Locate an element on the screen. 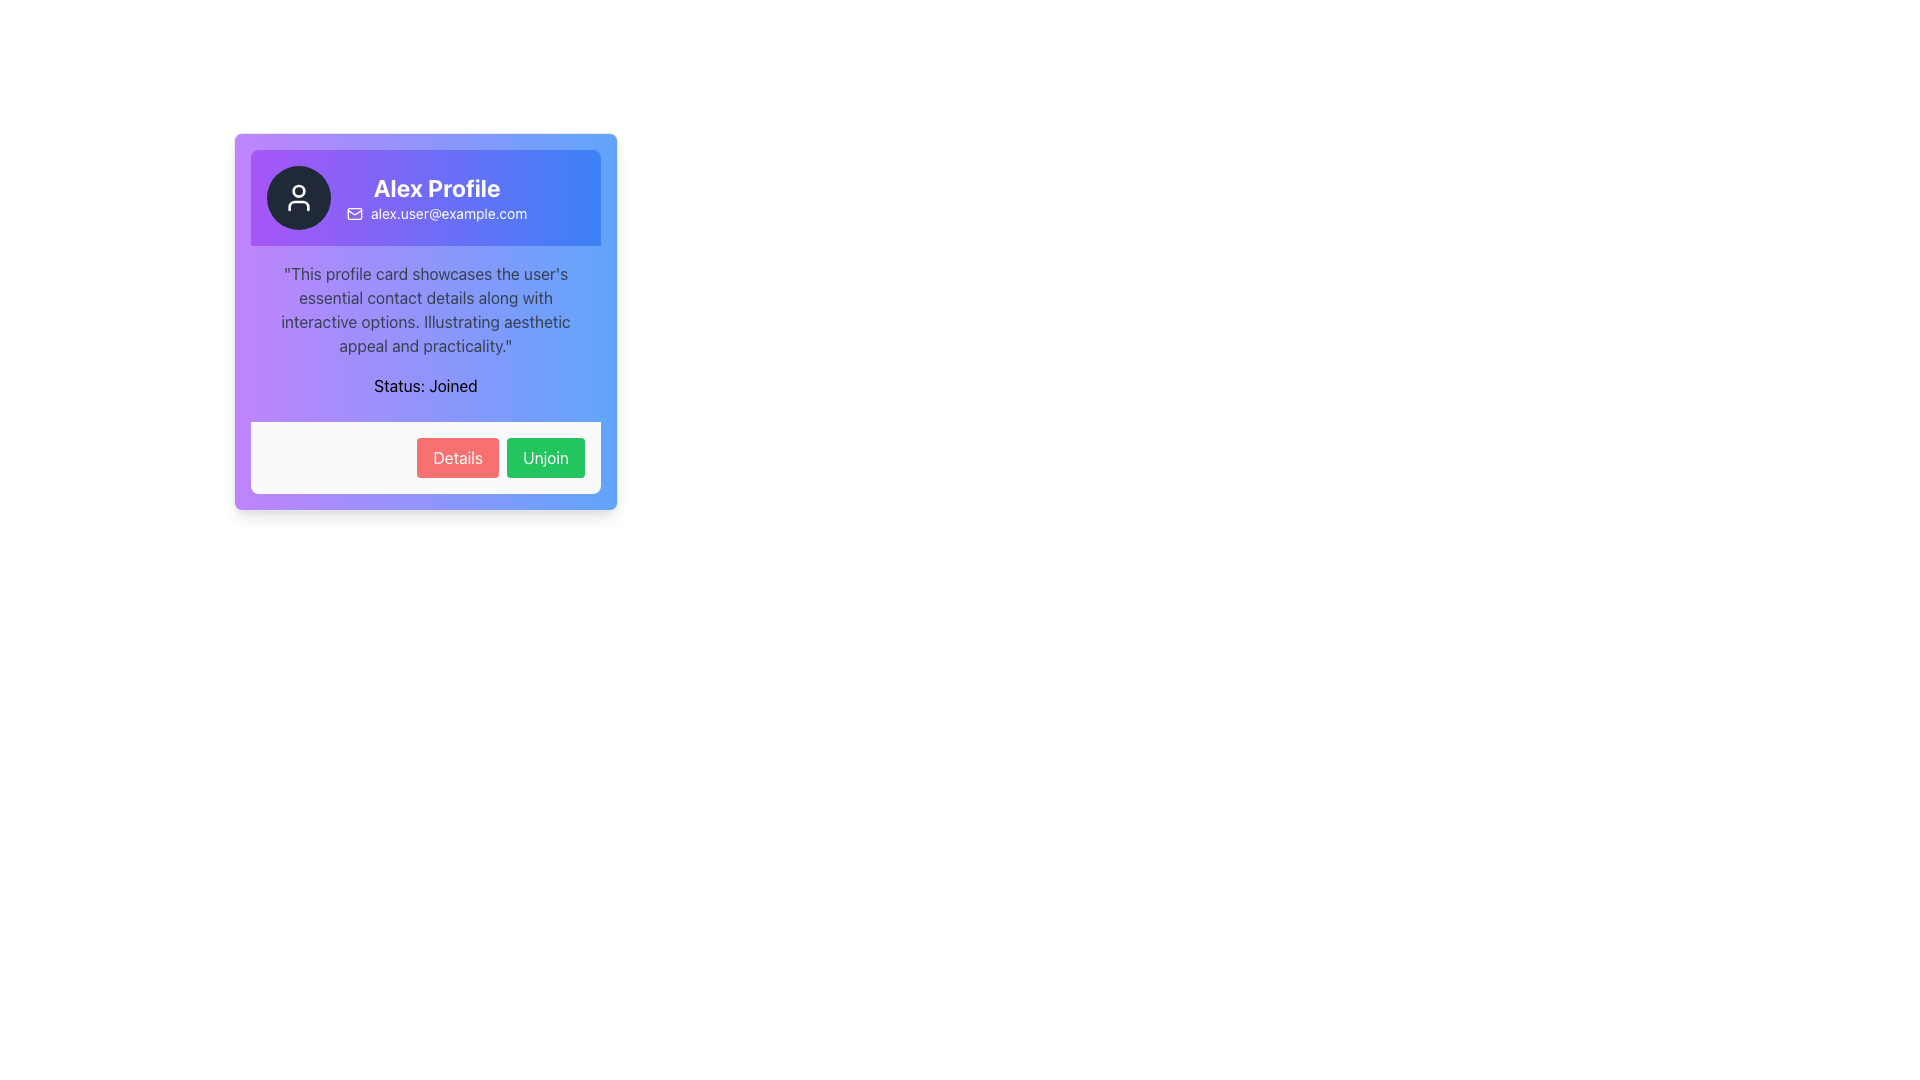  the purple envelope icon representing email, located to the left of the email address 'alex.user@example.com' in the profile card interface is located at coordinates (355, 213).